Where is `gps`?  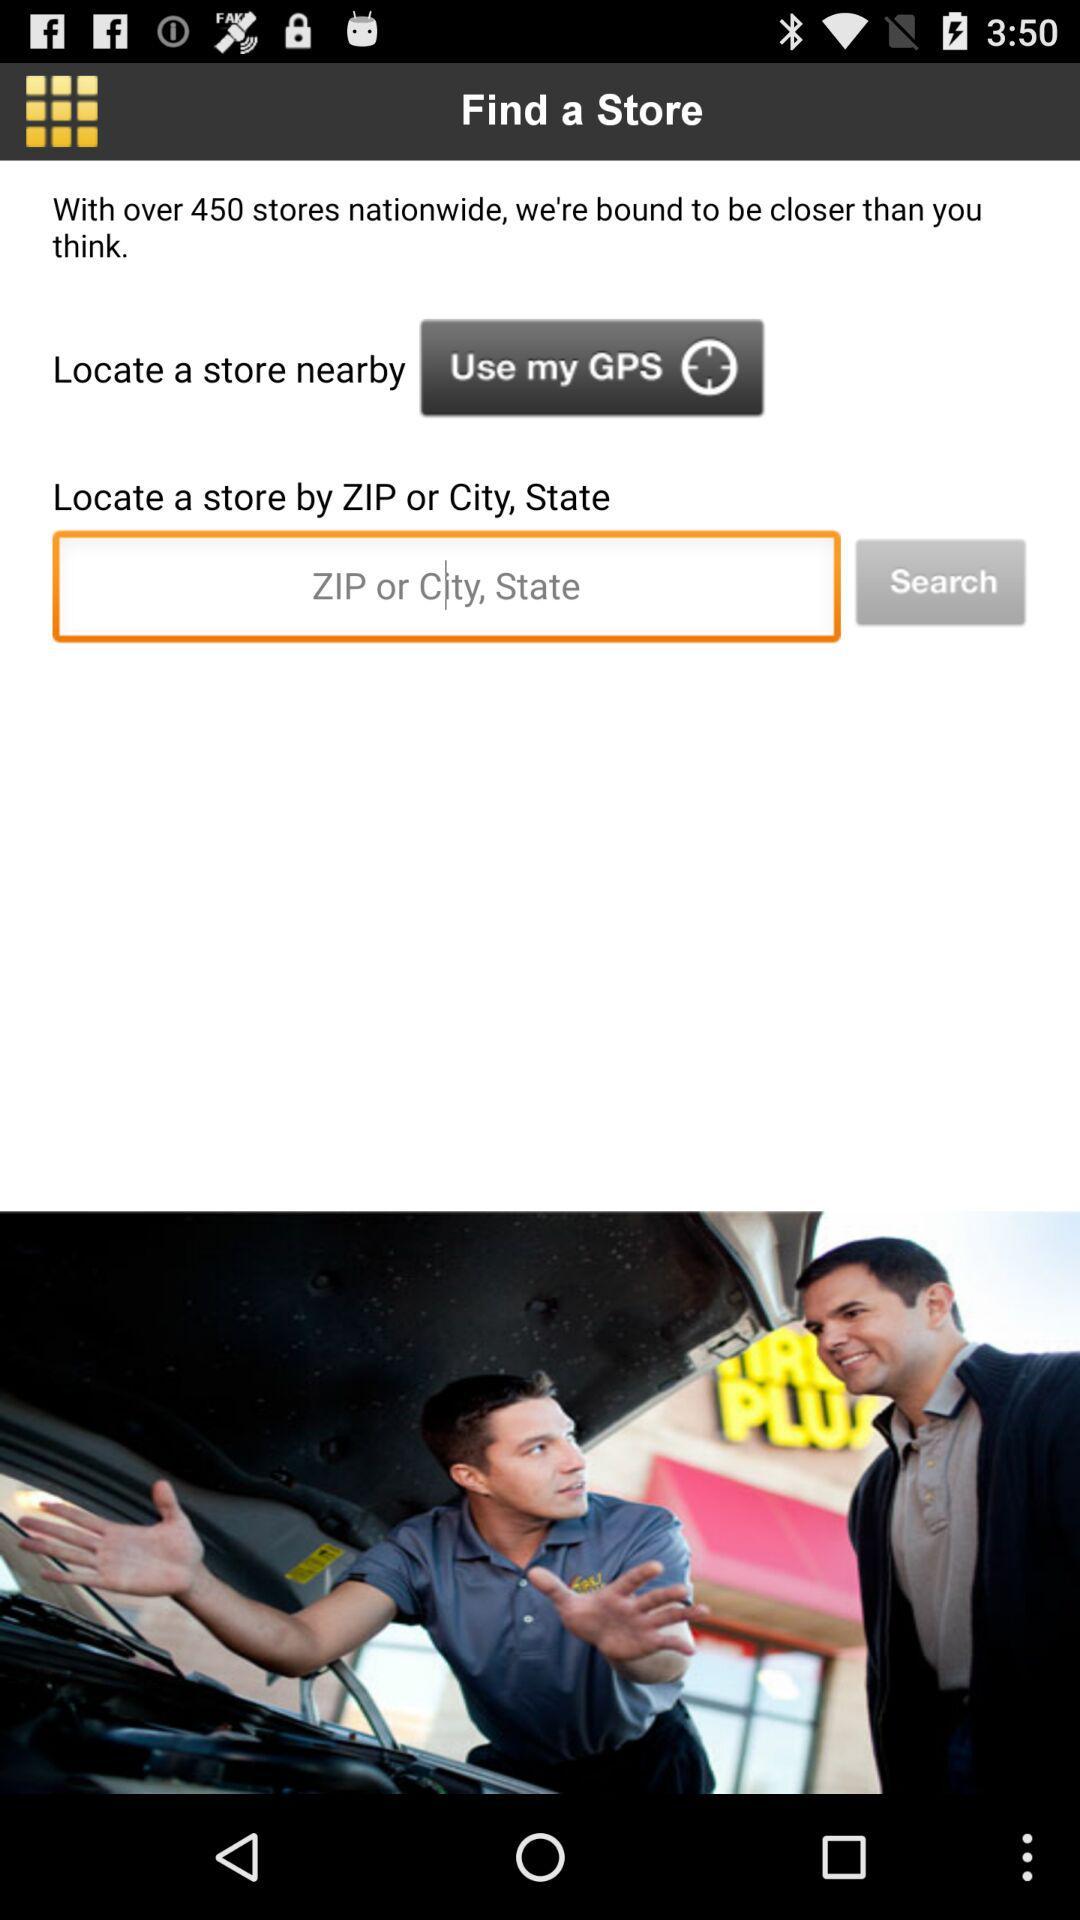 gps is located at coordinates (591, 368).